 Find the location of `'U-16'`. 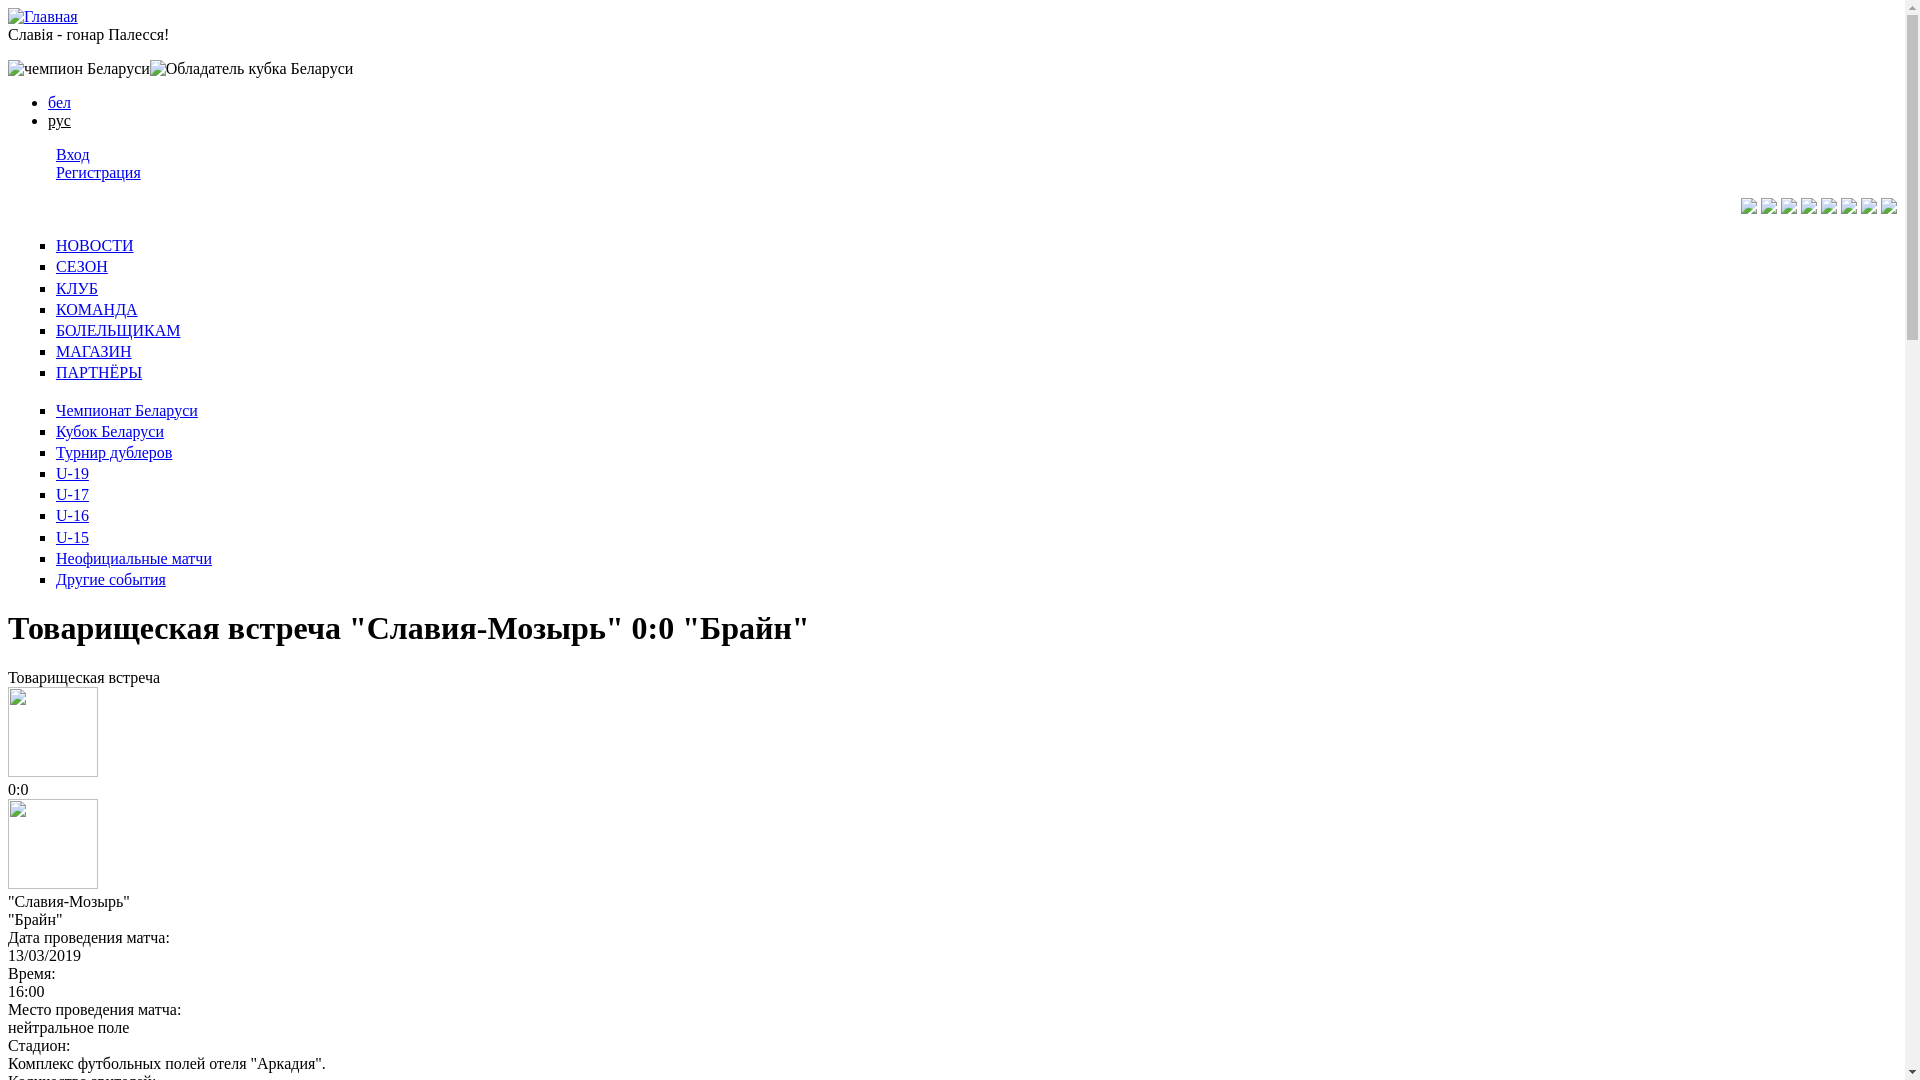

'U-16' is located at coordinates (72, 514).